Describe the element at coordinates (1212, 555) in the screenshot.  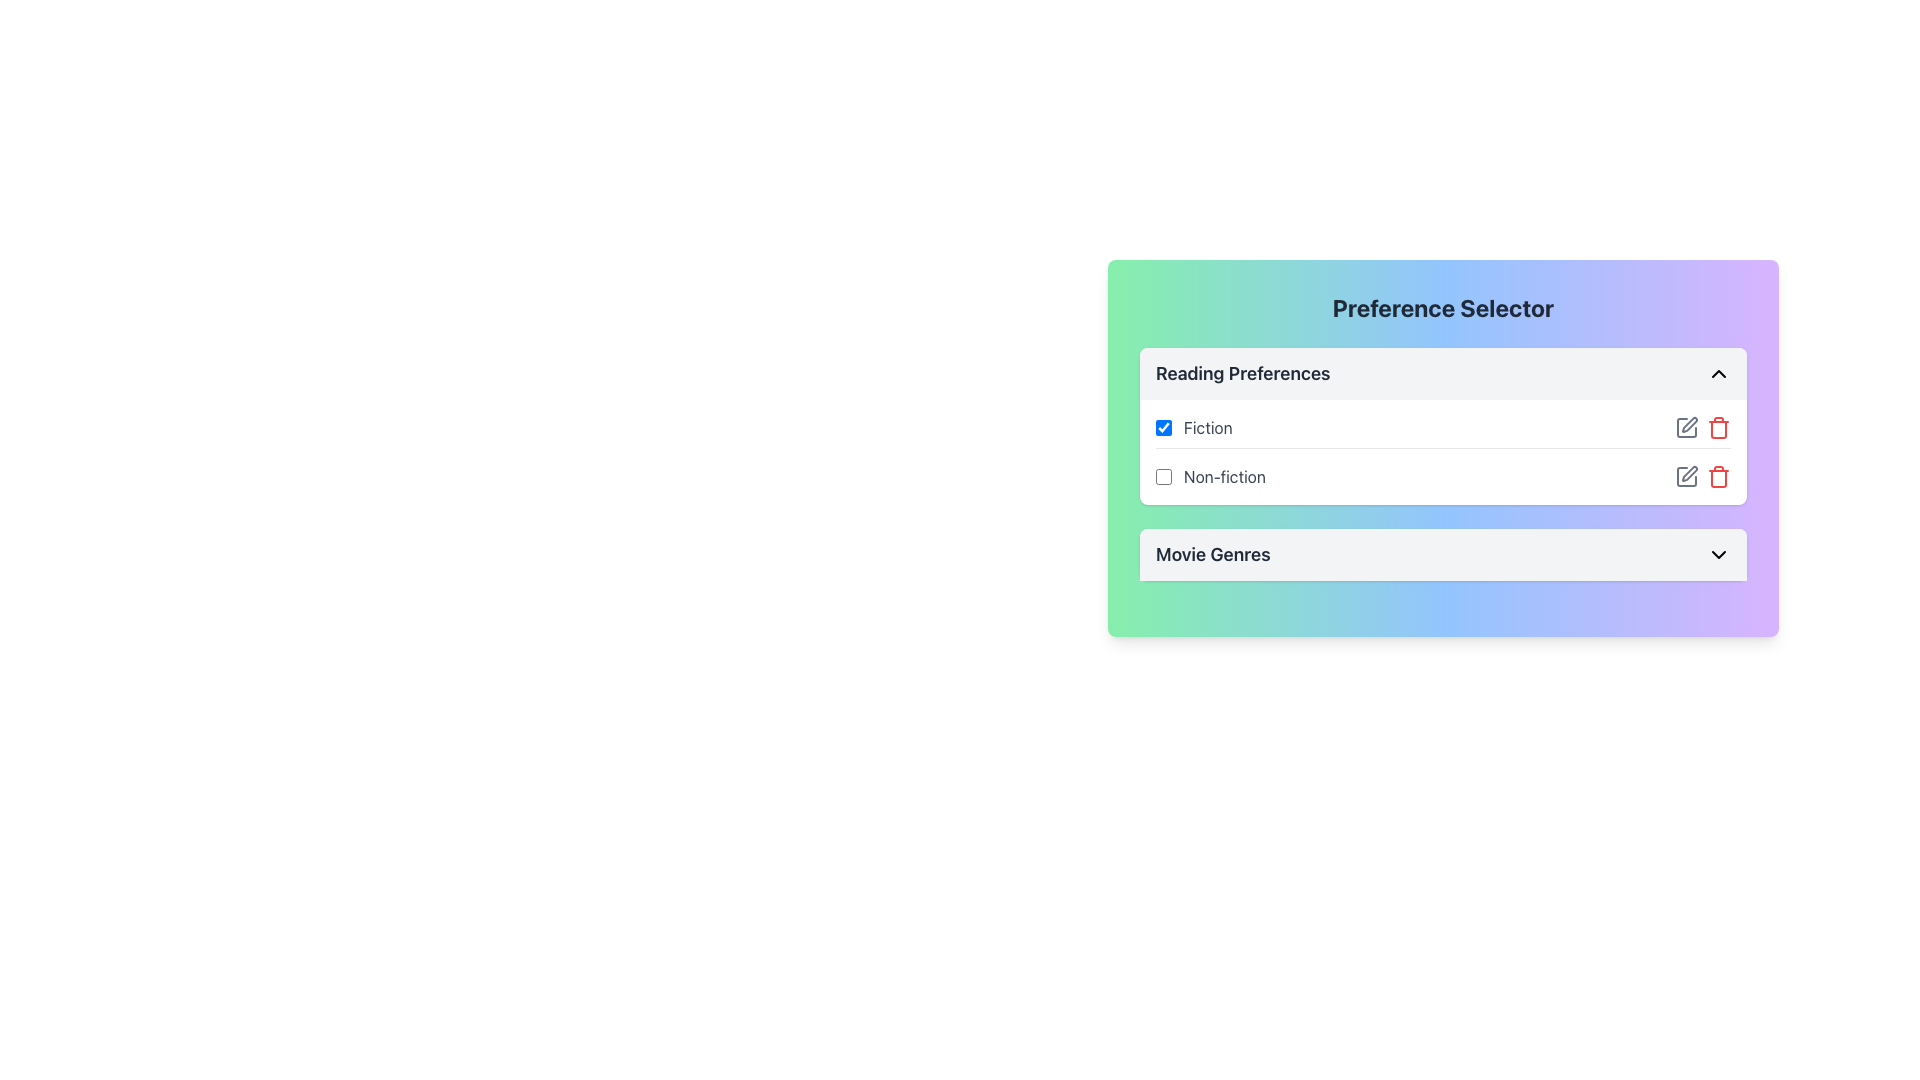
I see `text label 'Movie Genres' which is prominently displayed in bold, dark gray font within the 'Preference Selector' section` at that location.